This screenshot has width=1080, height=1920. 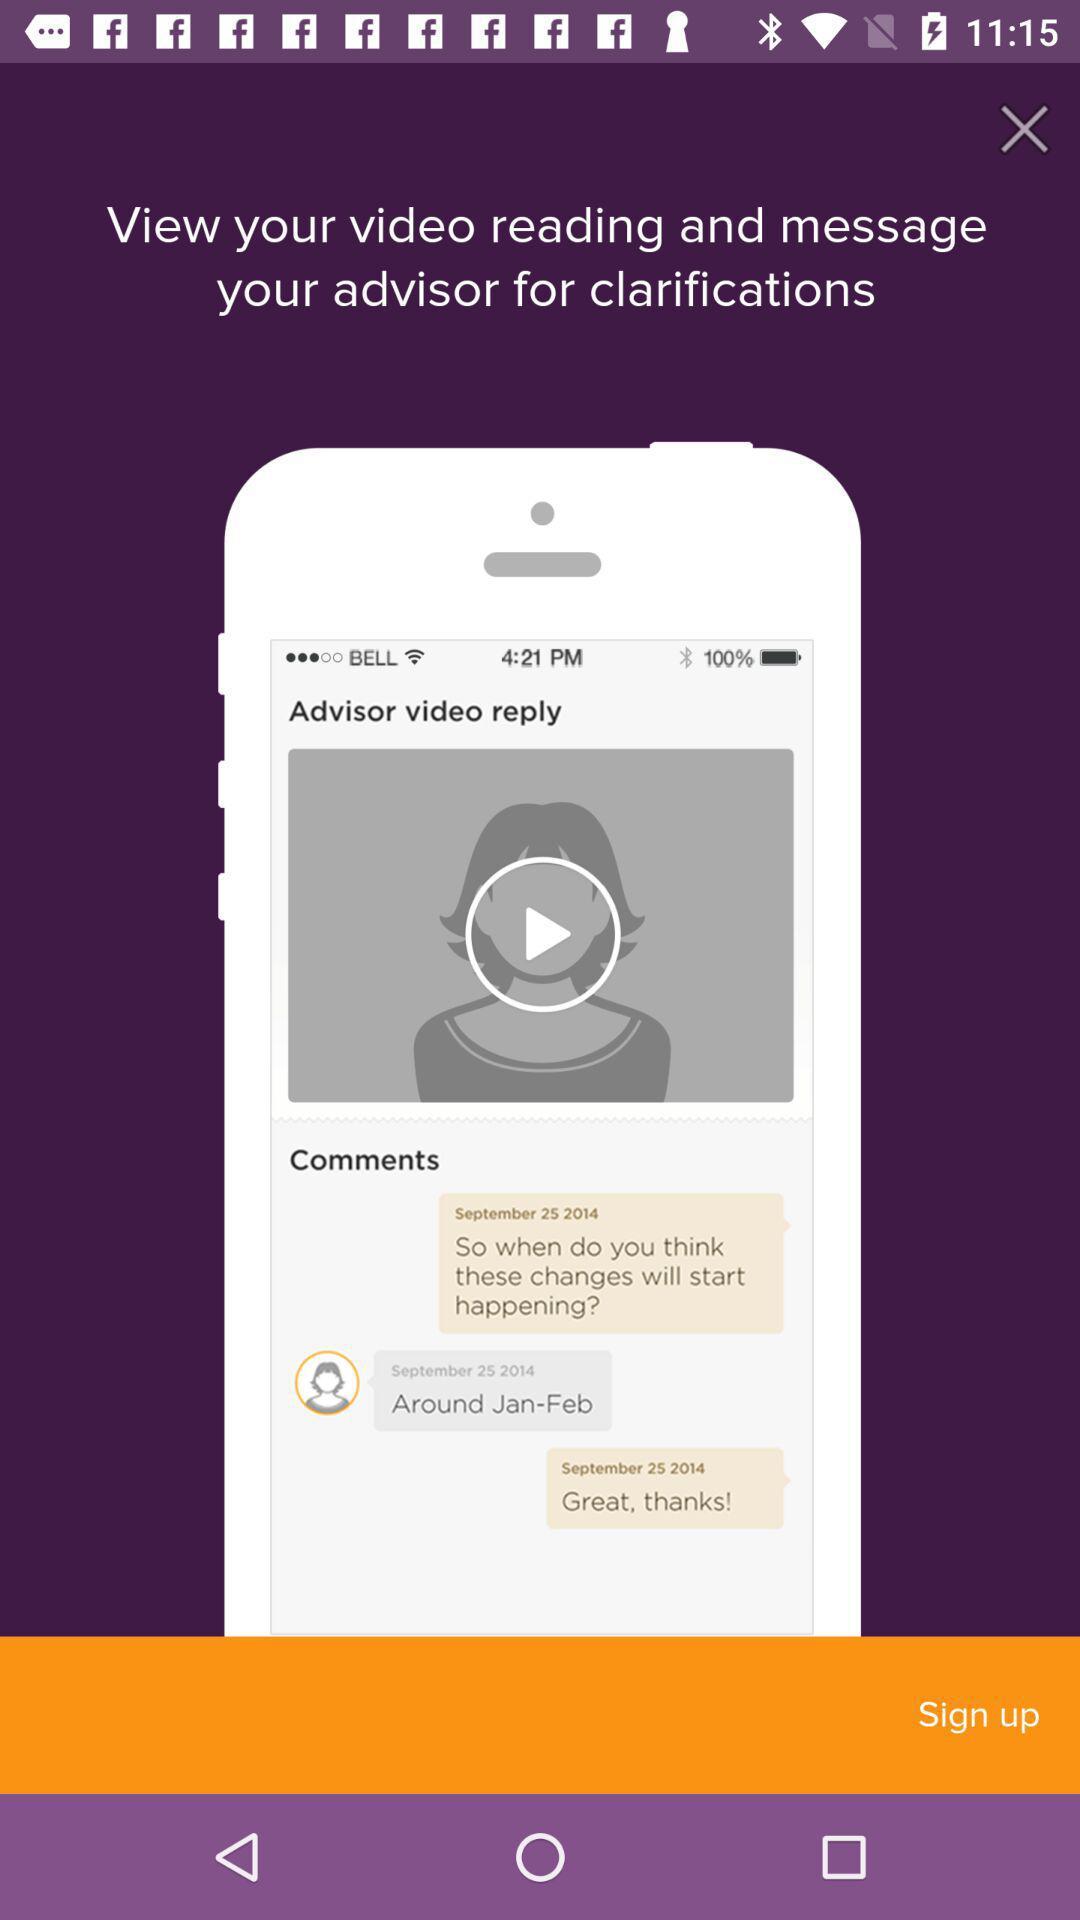 I want to click on the close icon, so click(x=1024, y=127).